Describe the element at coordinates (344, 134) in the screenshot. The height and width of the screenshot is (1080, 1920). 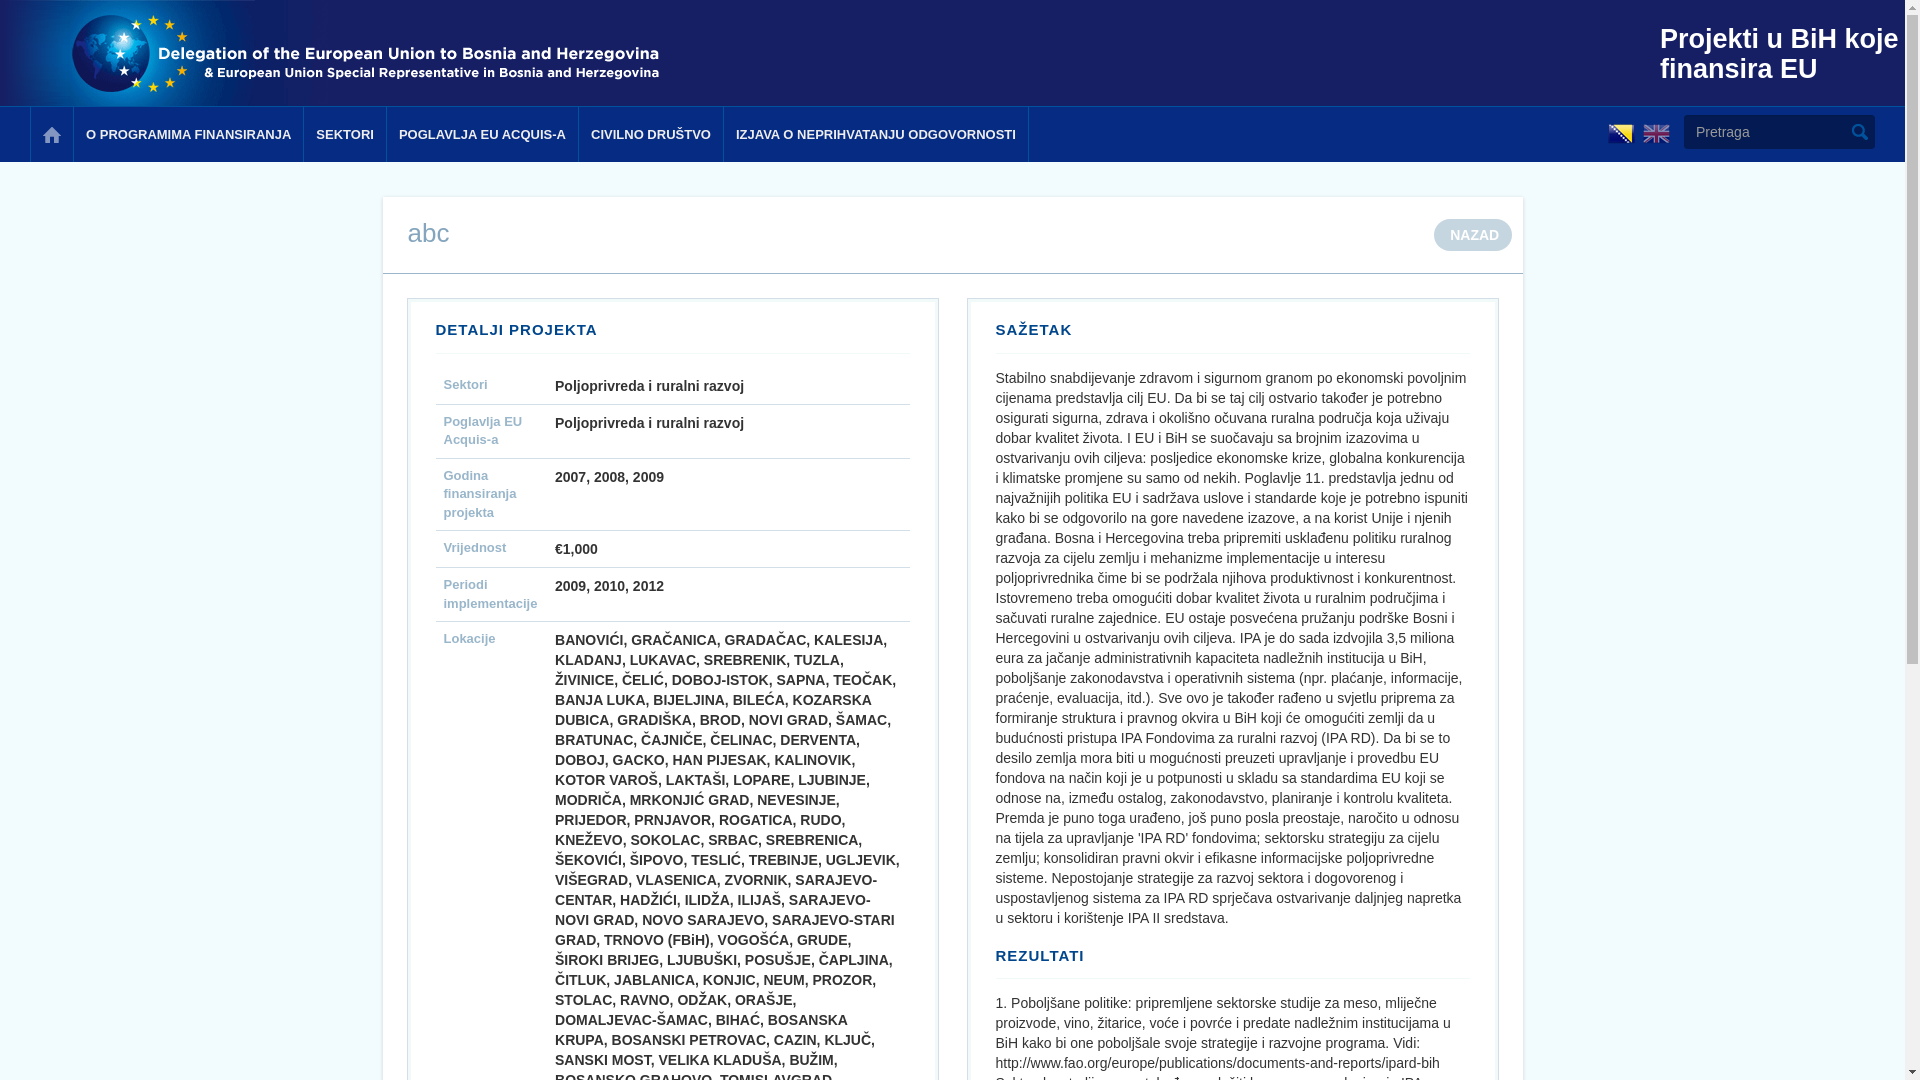
I see `'SEKTORI'` at that location.